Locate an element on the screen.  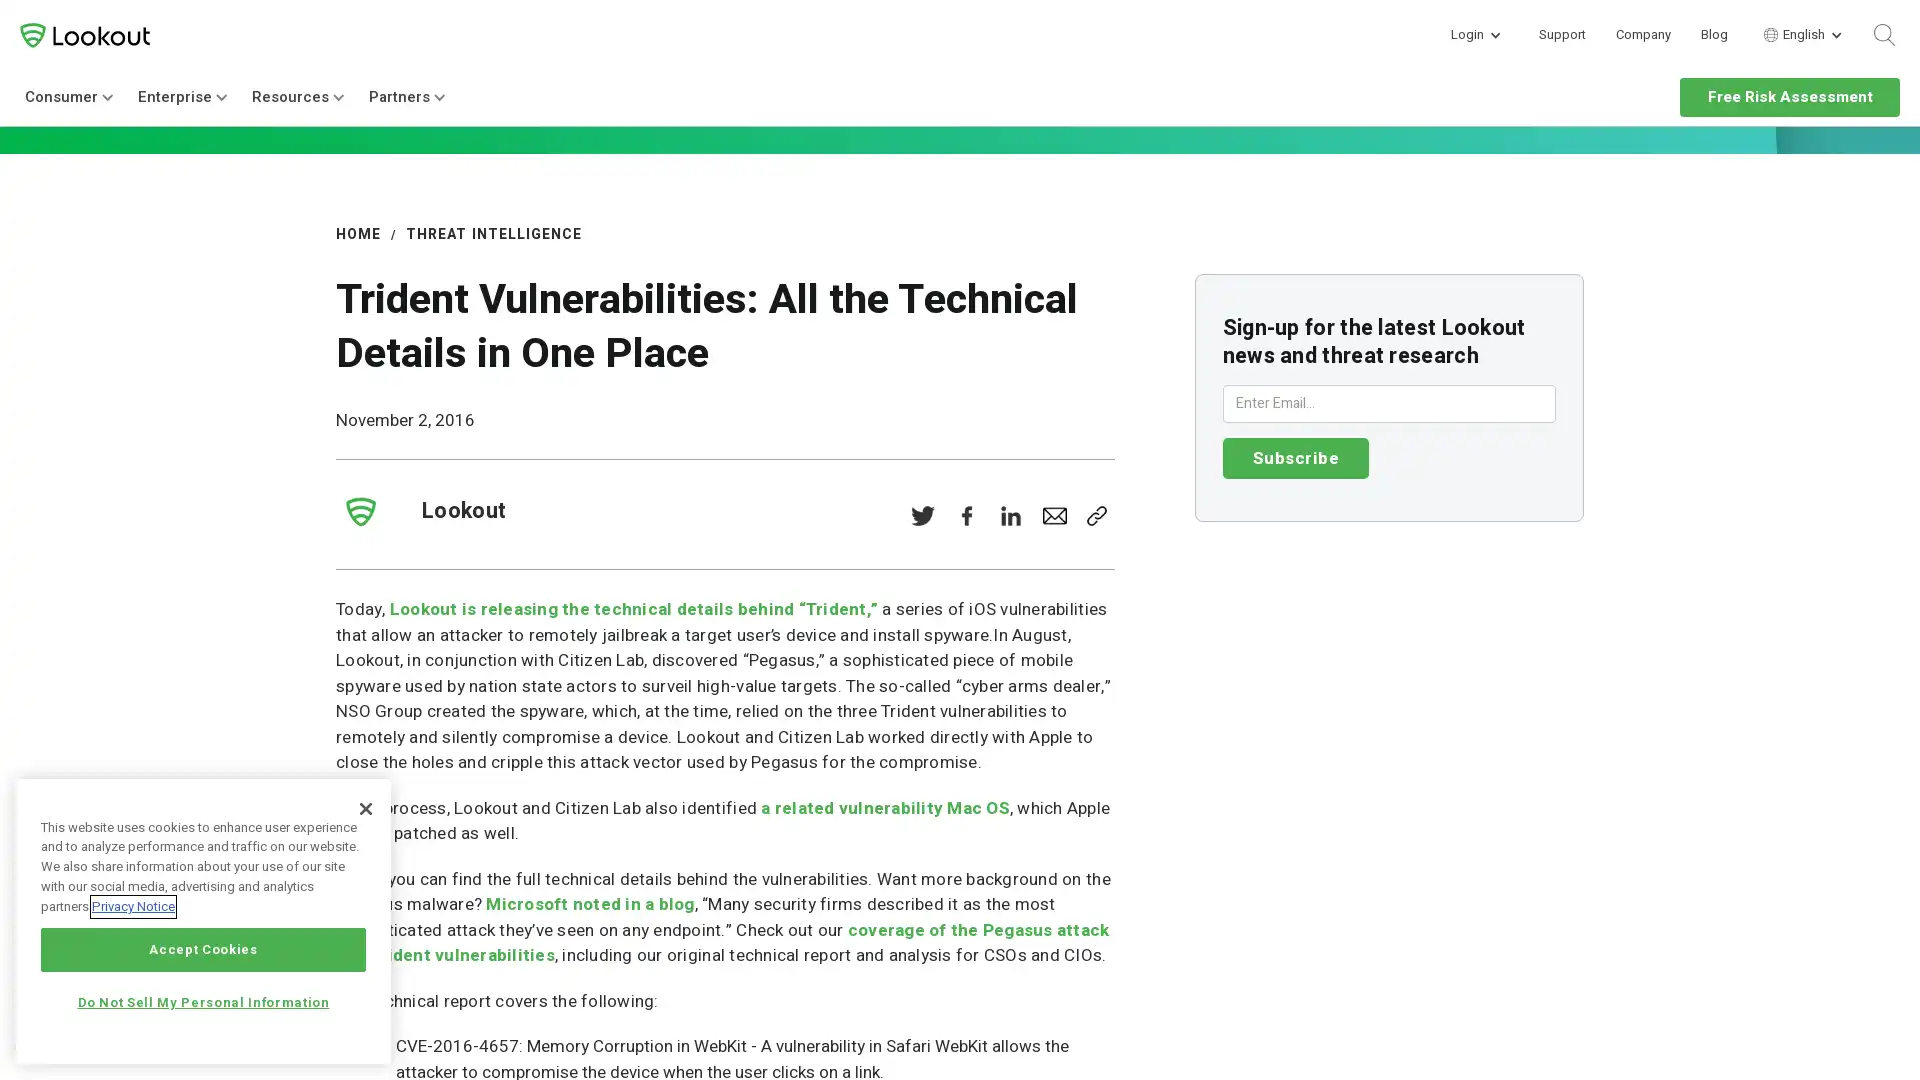
Do Not Sell My Personal Information is located at coordinates (203, 1002).